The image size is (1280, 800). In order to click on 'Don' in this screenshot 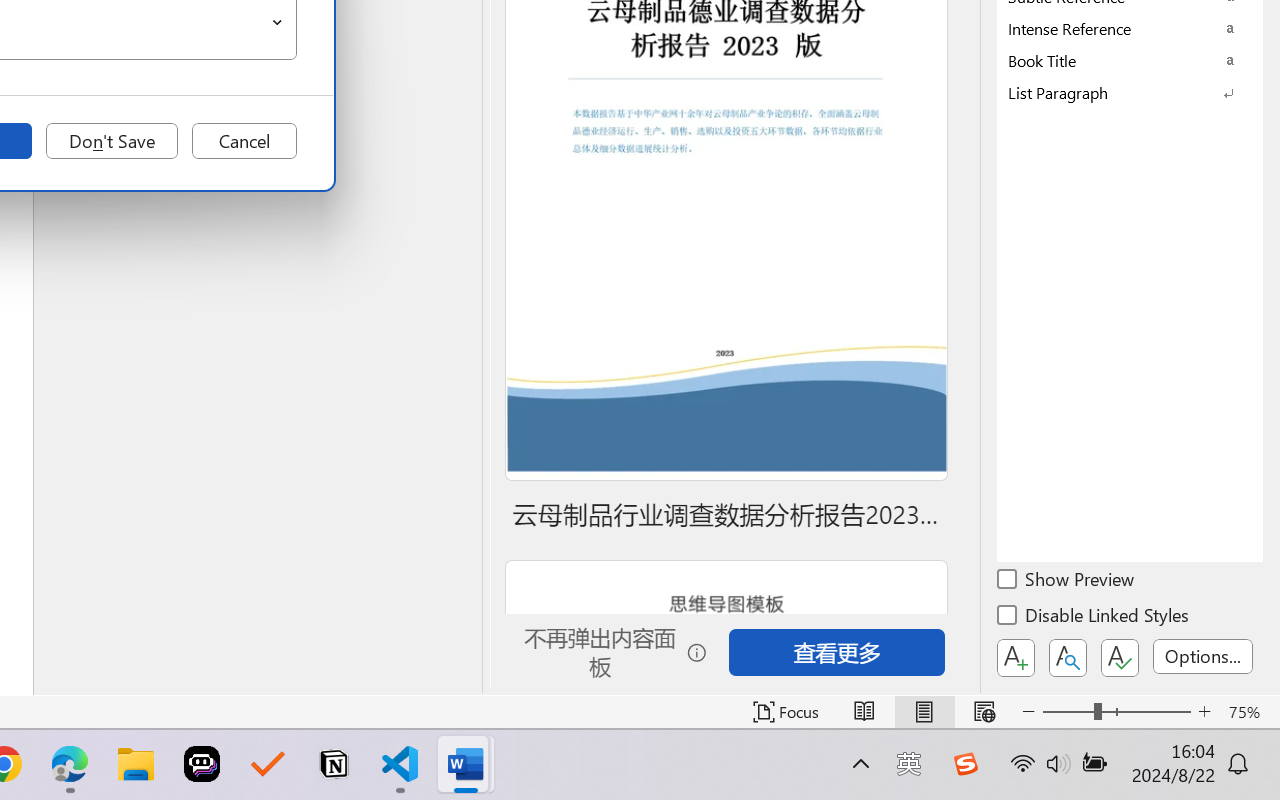, I will do `click(111, 141)`.